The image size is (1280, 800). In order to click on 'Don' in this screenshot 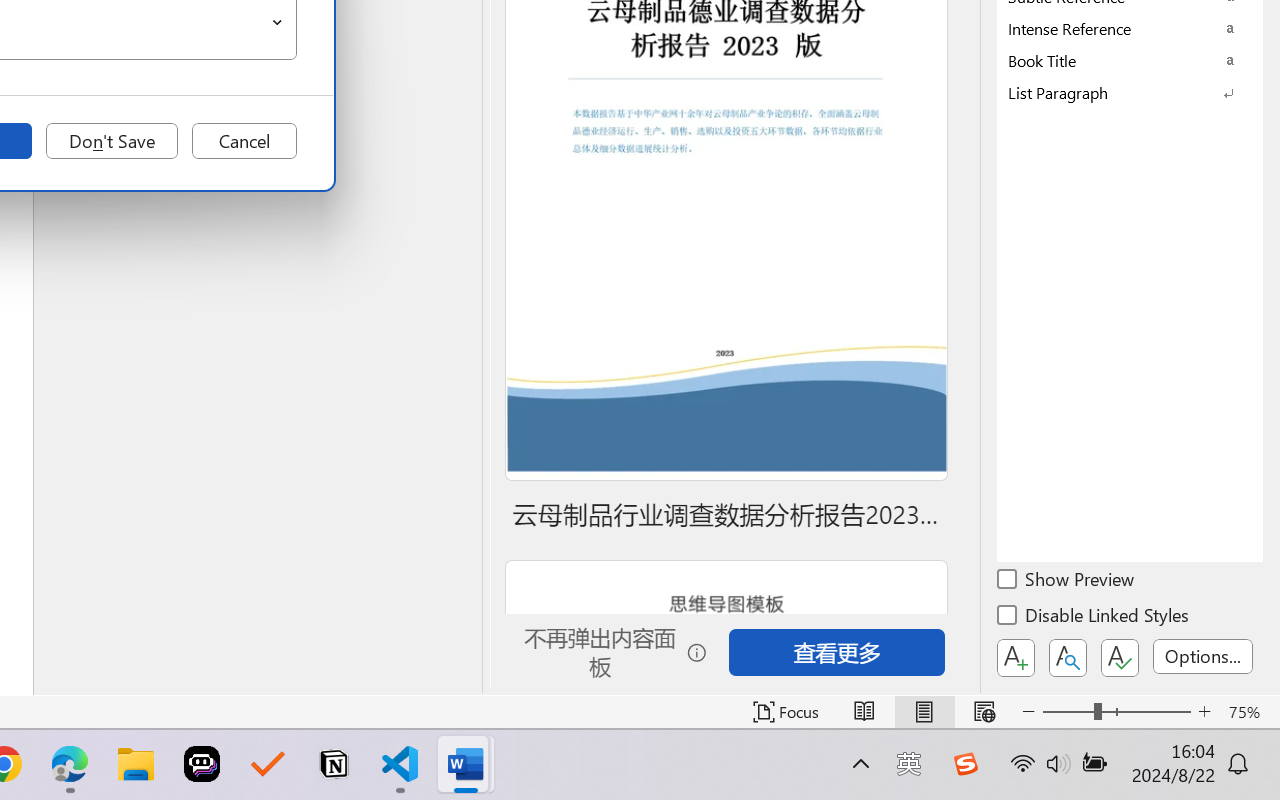, I will do `click(111, 141)`.